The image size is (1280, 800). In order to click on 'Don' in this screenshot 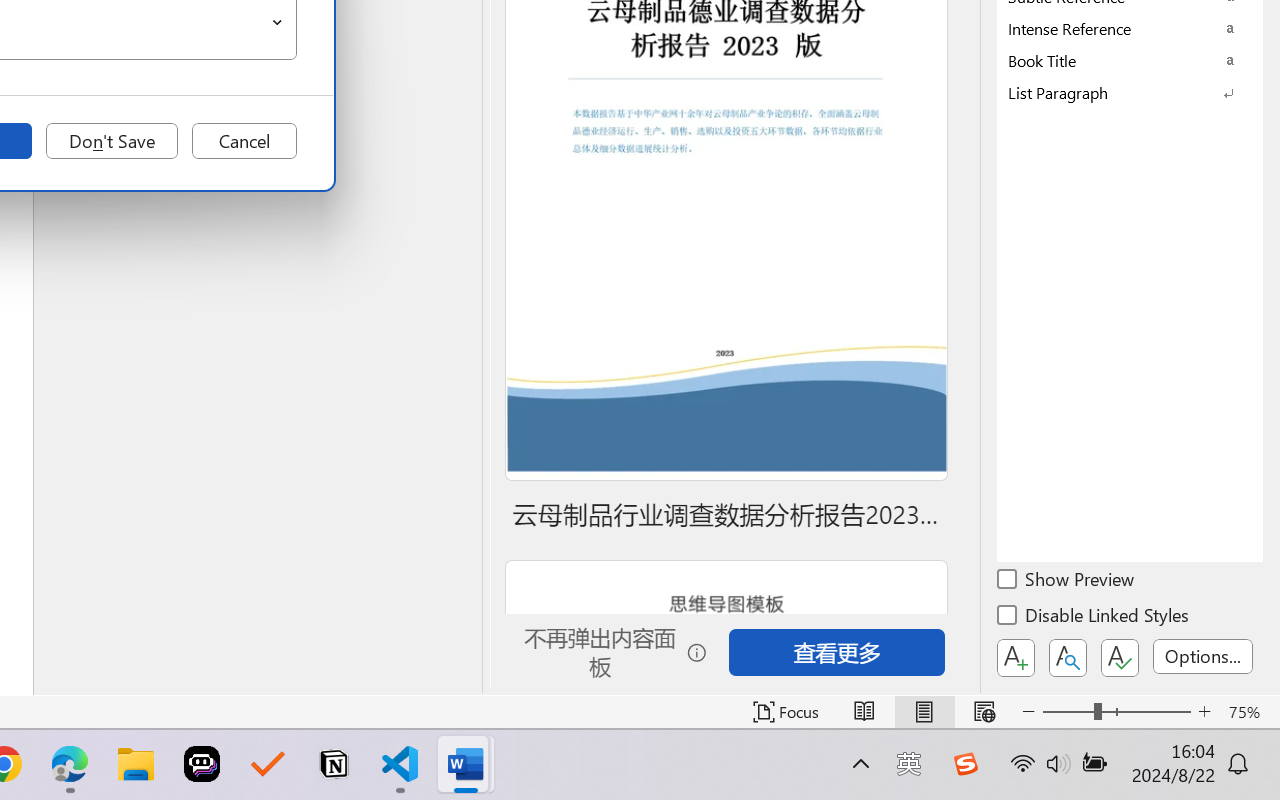, I will do `click(111, 141)`.